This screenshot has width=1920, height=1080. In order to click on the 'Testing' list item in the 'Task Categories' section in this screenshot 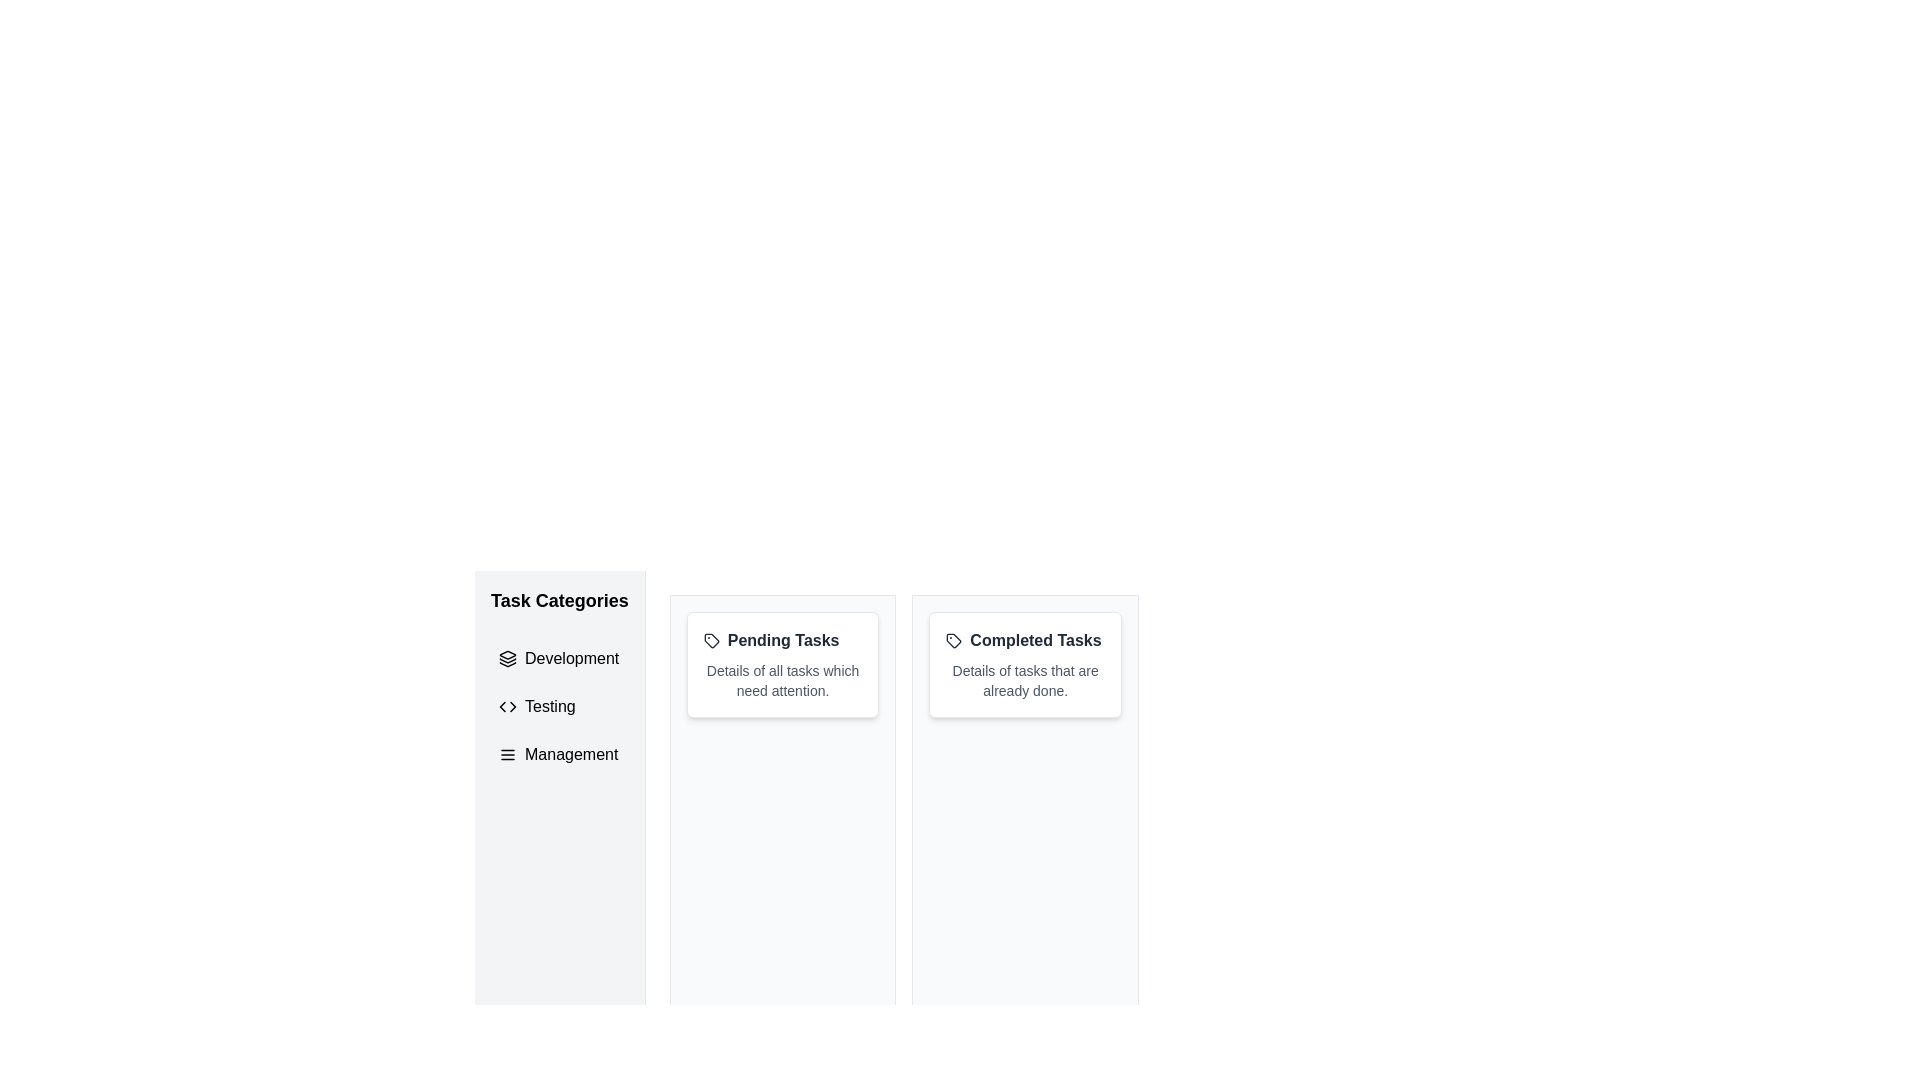, I will do `click(559, 705)`.